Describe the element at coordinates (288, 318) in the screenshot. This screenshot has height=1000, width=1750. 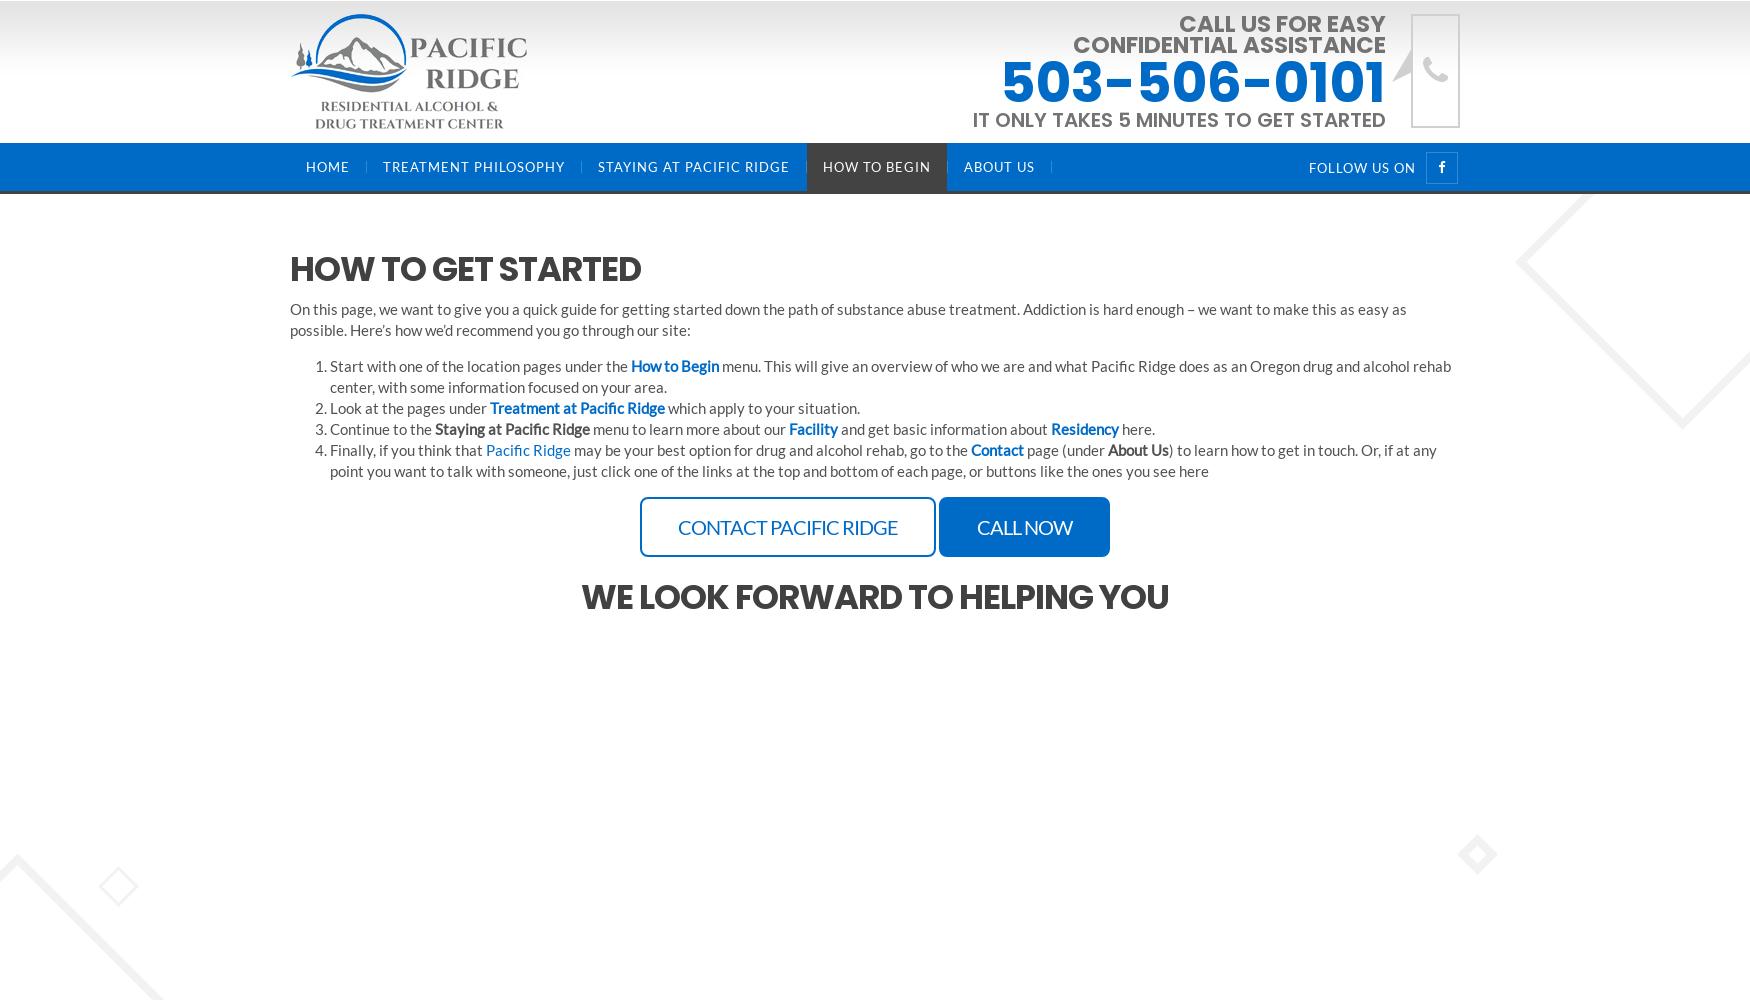
I see `'On this page, we want to give you a quick guide for getting started down the path of substance abuse treatment. Addiction is hard enough – we want to make this as easy as possible. Here’s how we’d recommend you go through our site:'` at that location.